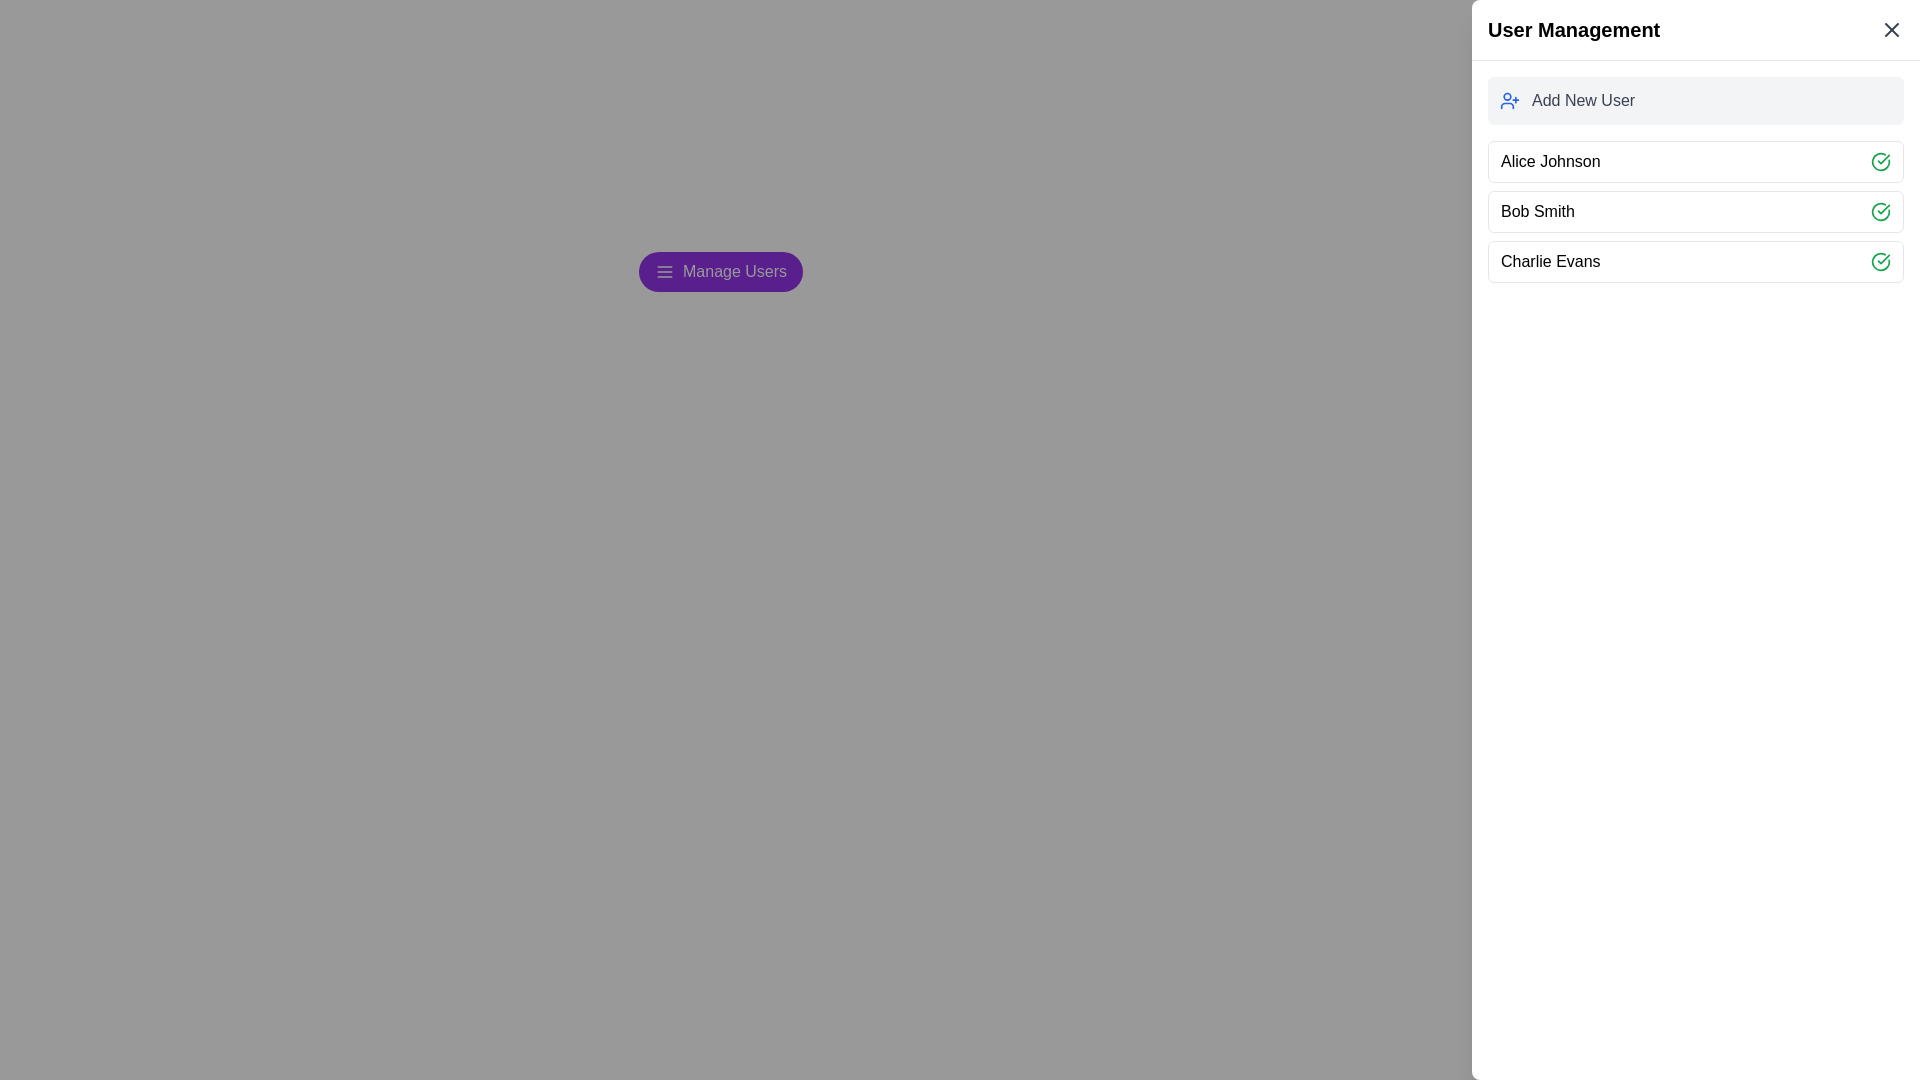 This screenshot has height=1080, width=1920. What do you see at coordinates (1694, 261) in the screenshot?
I see `the list item displaying the user's name 'Charlie Evans'` at bounding box center [1694, 261].